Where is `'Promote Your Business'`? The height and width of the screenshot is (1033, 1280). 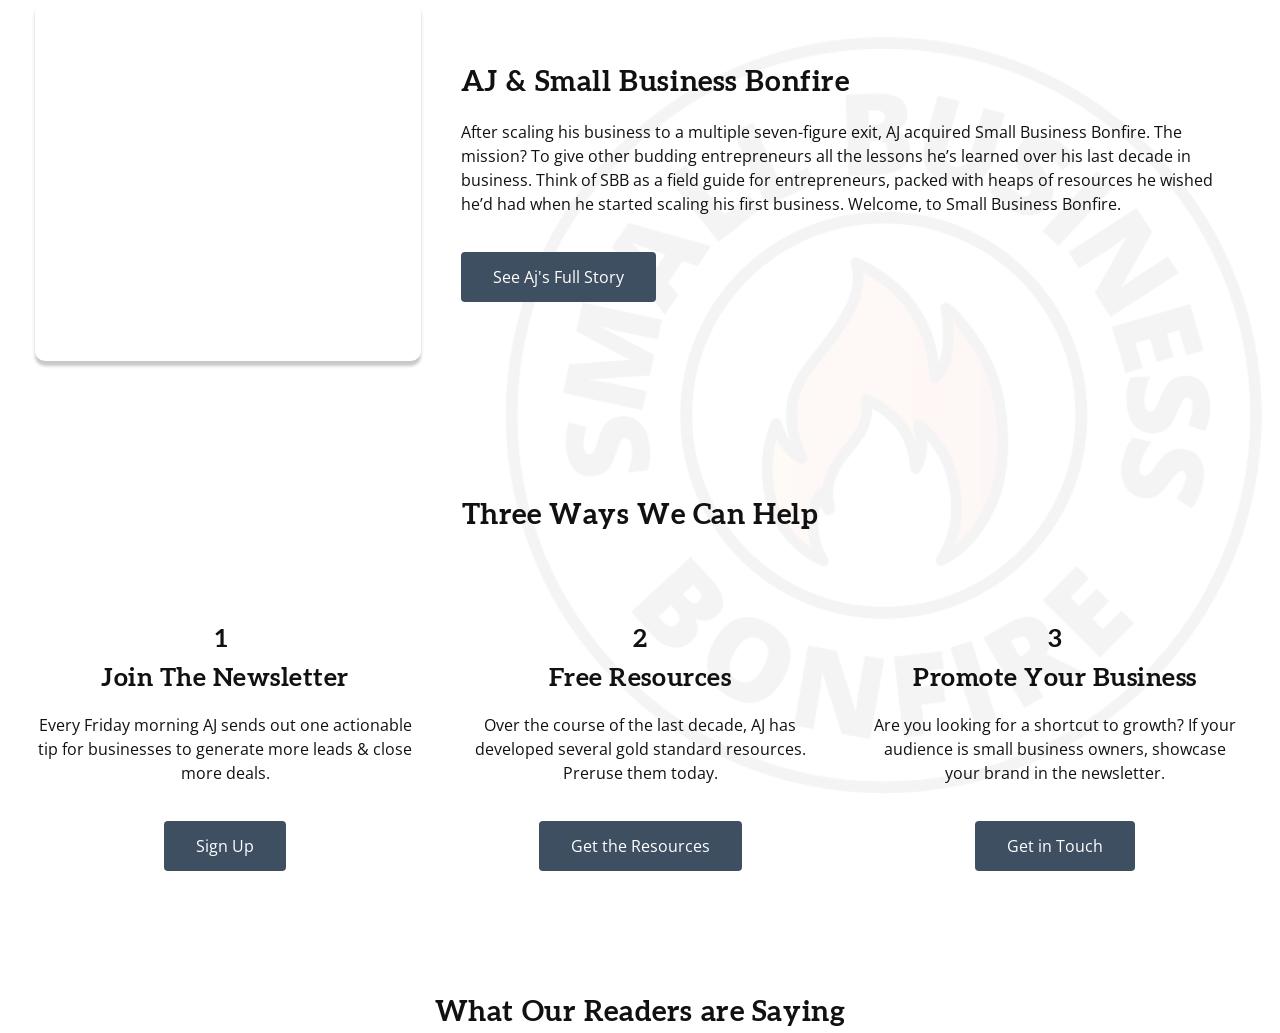 'Promote Your Business' is located at coordinates (1053, 676).